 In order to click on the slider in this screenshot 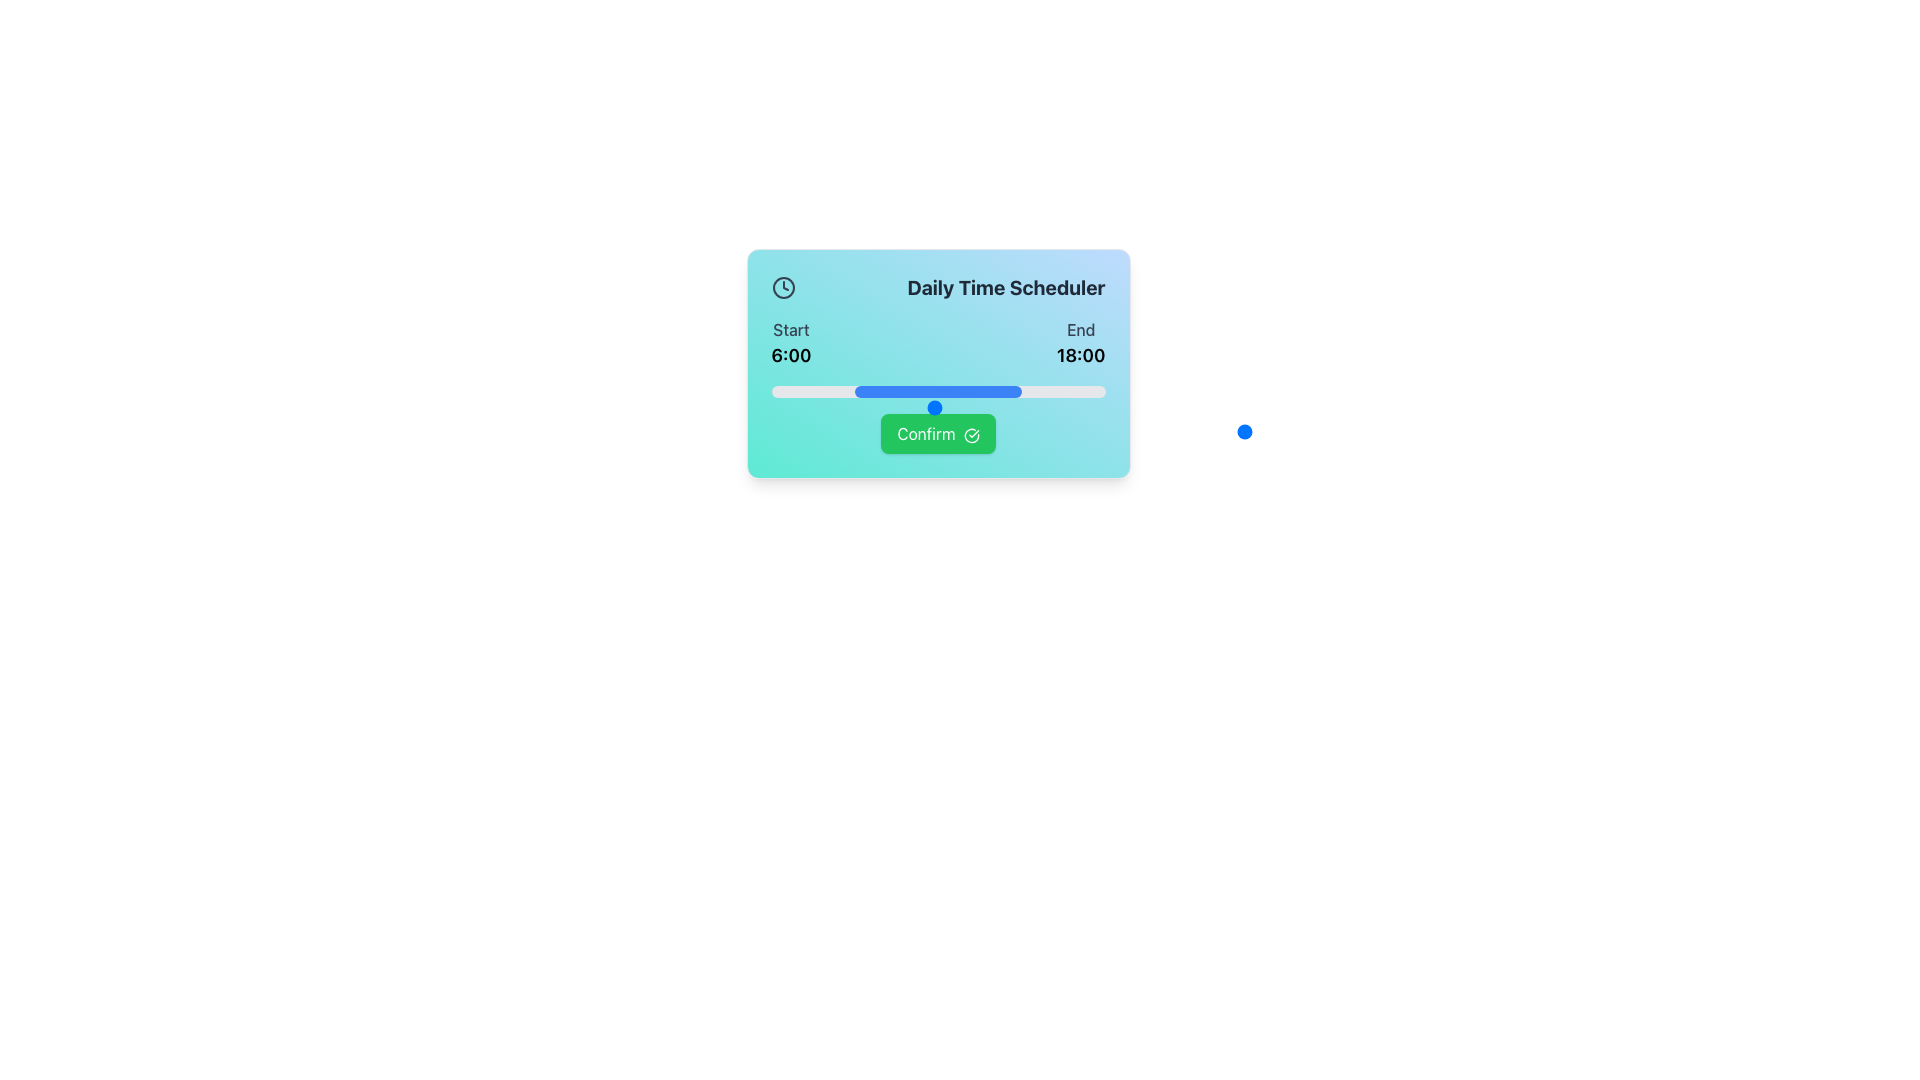, I will do `click(968, 392)`.